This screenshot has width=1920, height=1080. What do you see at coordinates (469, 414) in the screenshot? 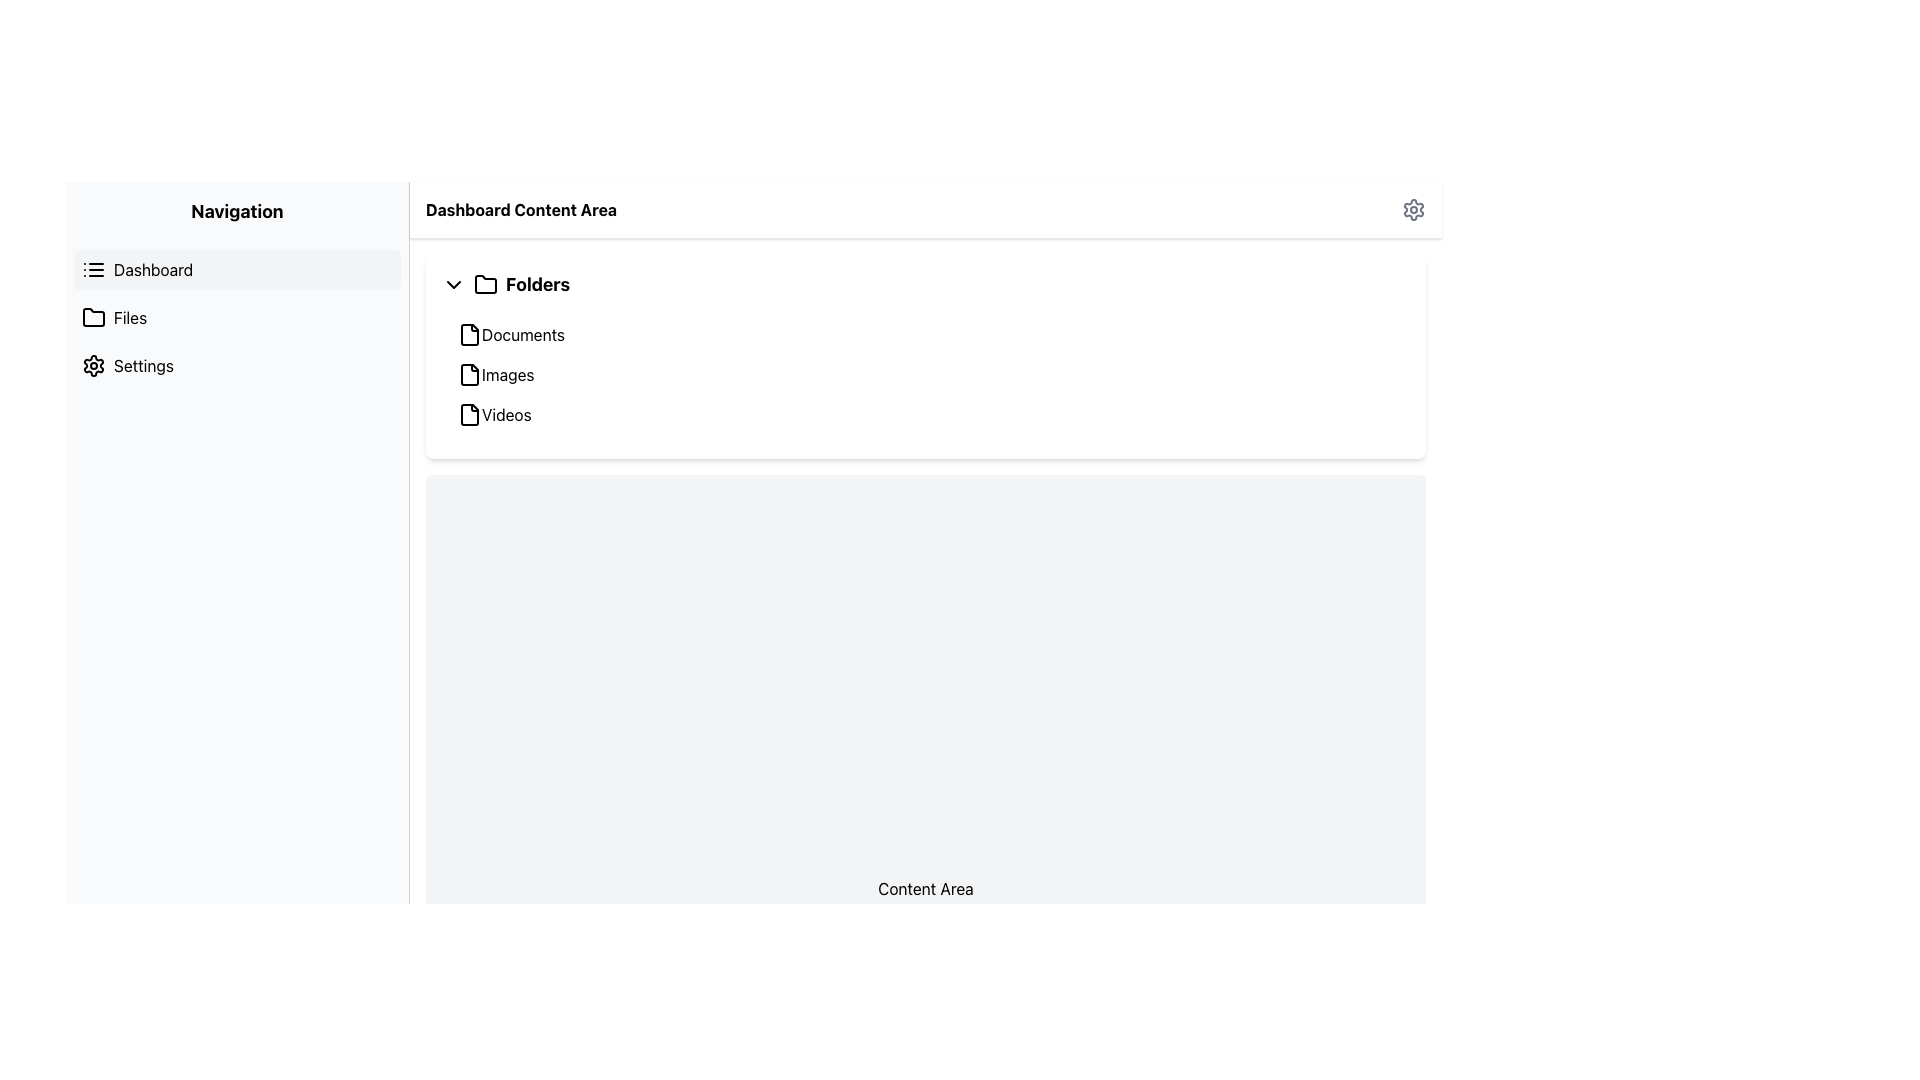
I see `the graphical file icon located to the left of the 'Videos' text in the 'Folders' section of the dashboard` at bounding box center [469, 414].